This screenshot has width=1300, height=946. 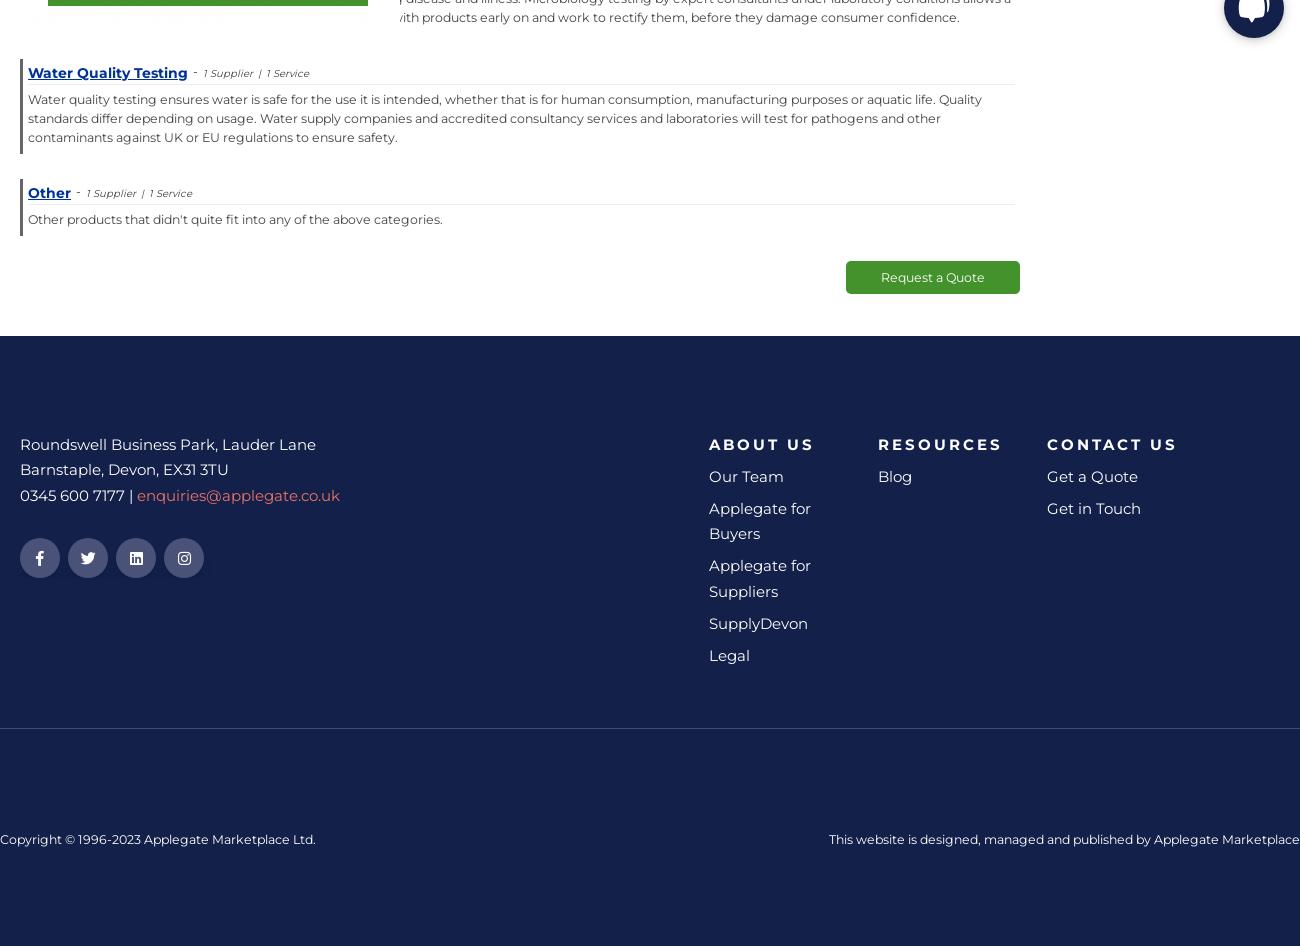 I want to click on 'Applegate for Suppliers', so click(x=709, y=577).